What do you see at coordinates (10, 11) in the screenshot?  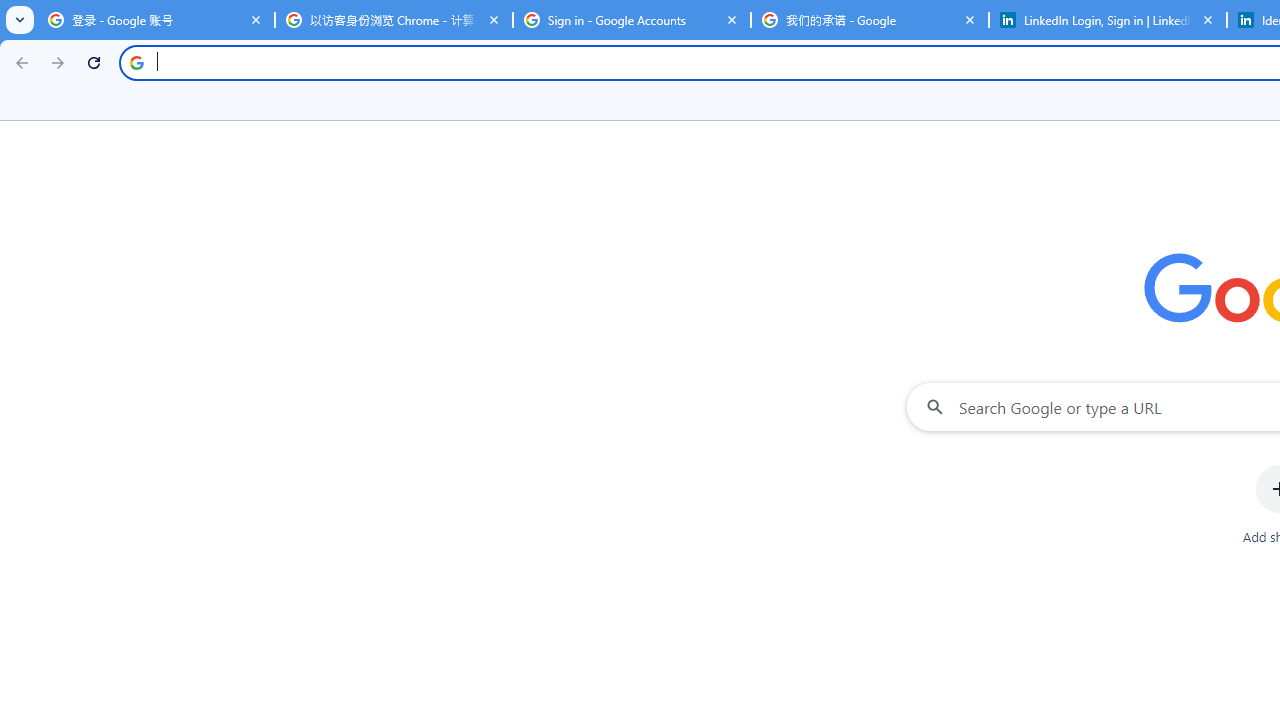 I see `'System'` at bounding box center [10, 11].